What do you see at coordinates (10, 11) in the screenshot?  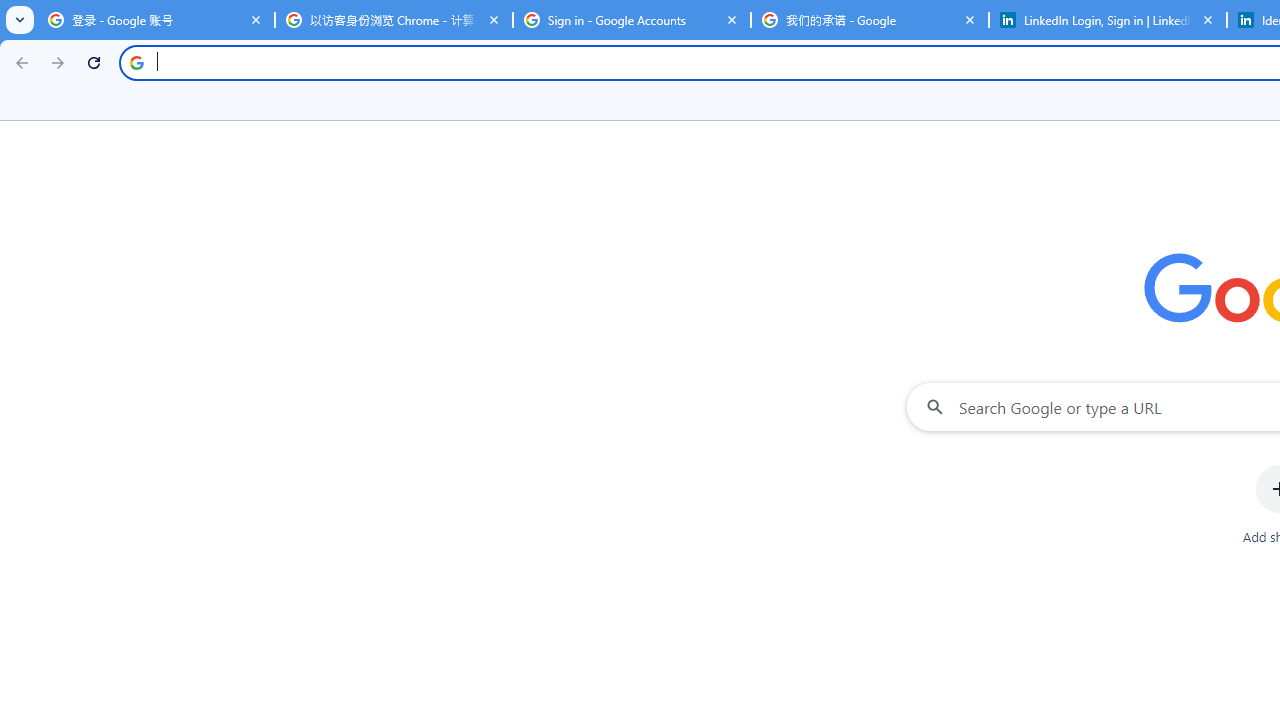 I see `'System'` at bounding box center [10, 11].